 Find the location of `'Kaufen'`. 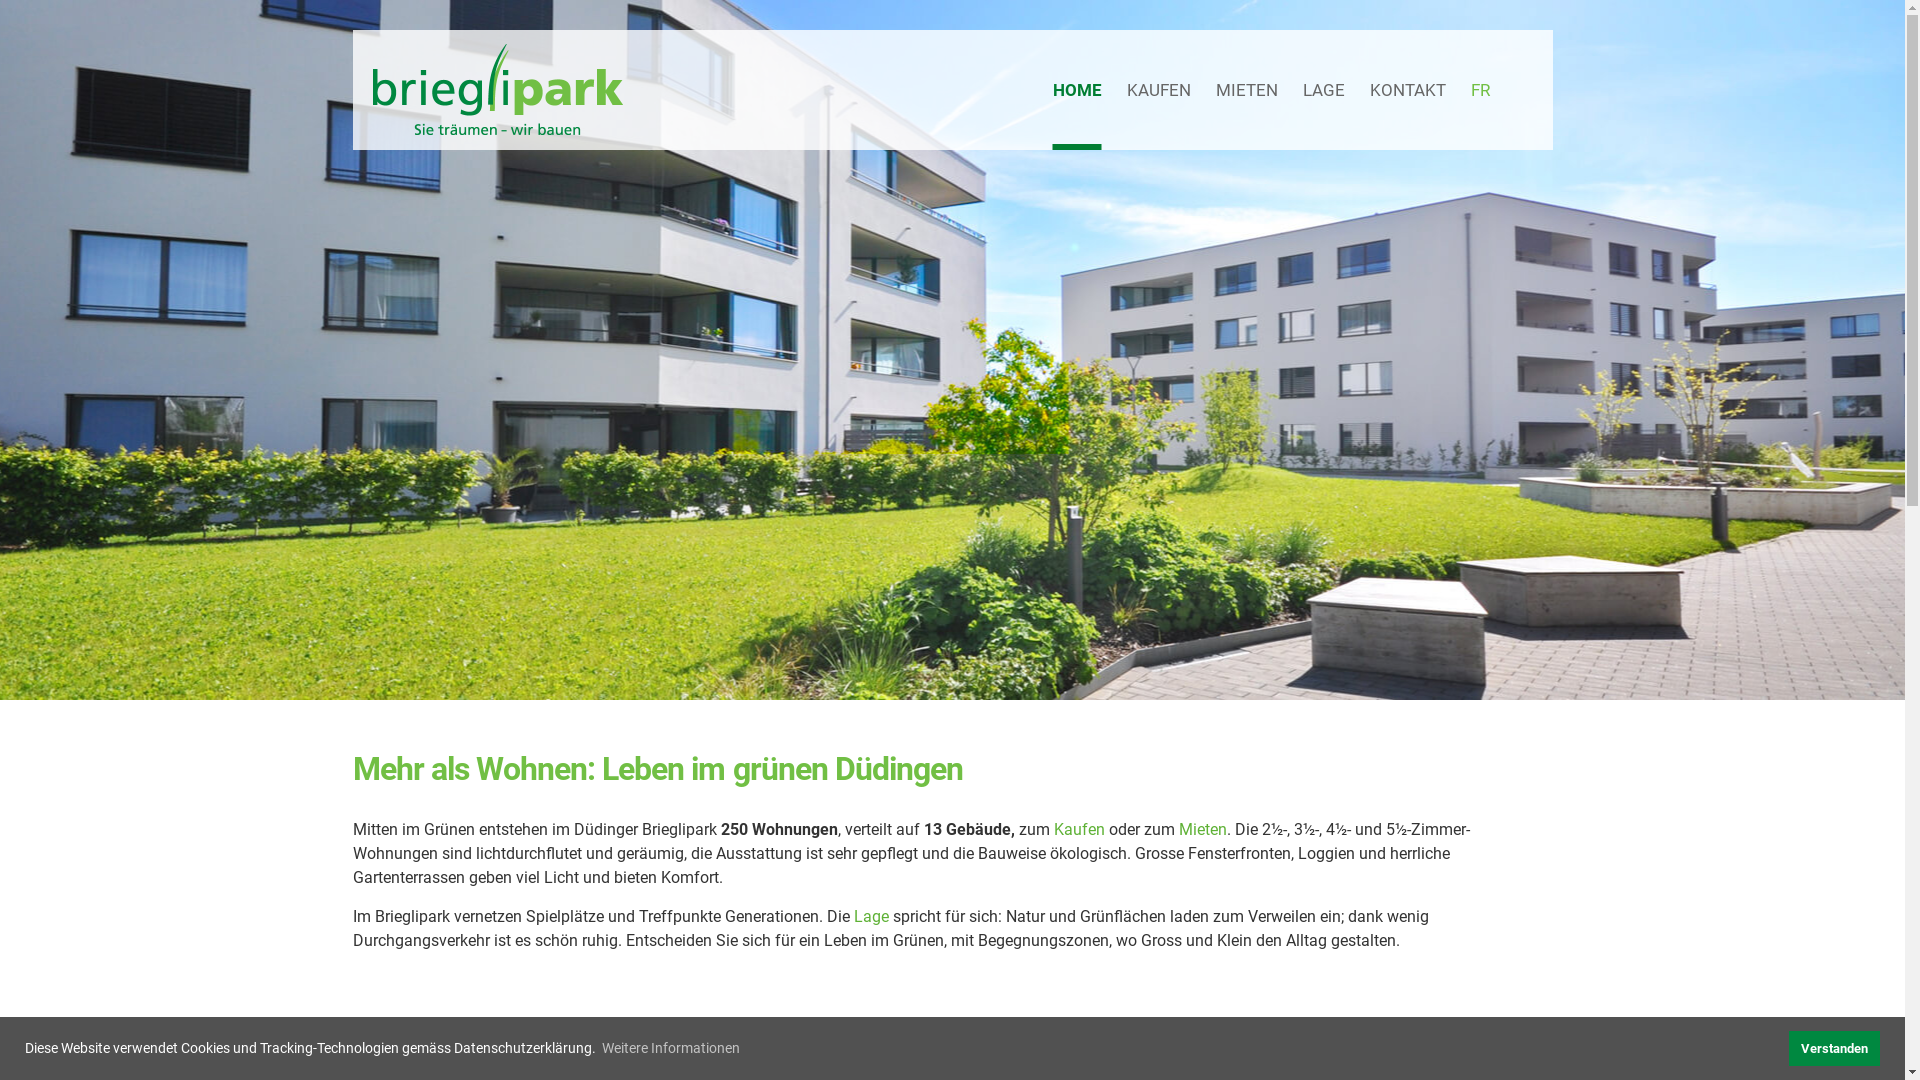

'Kaufen' is located at coordinates (1078, 829).